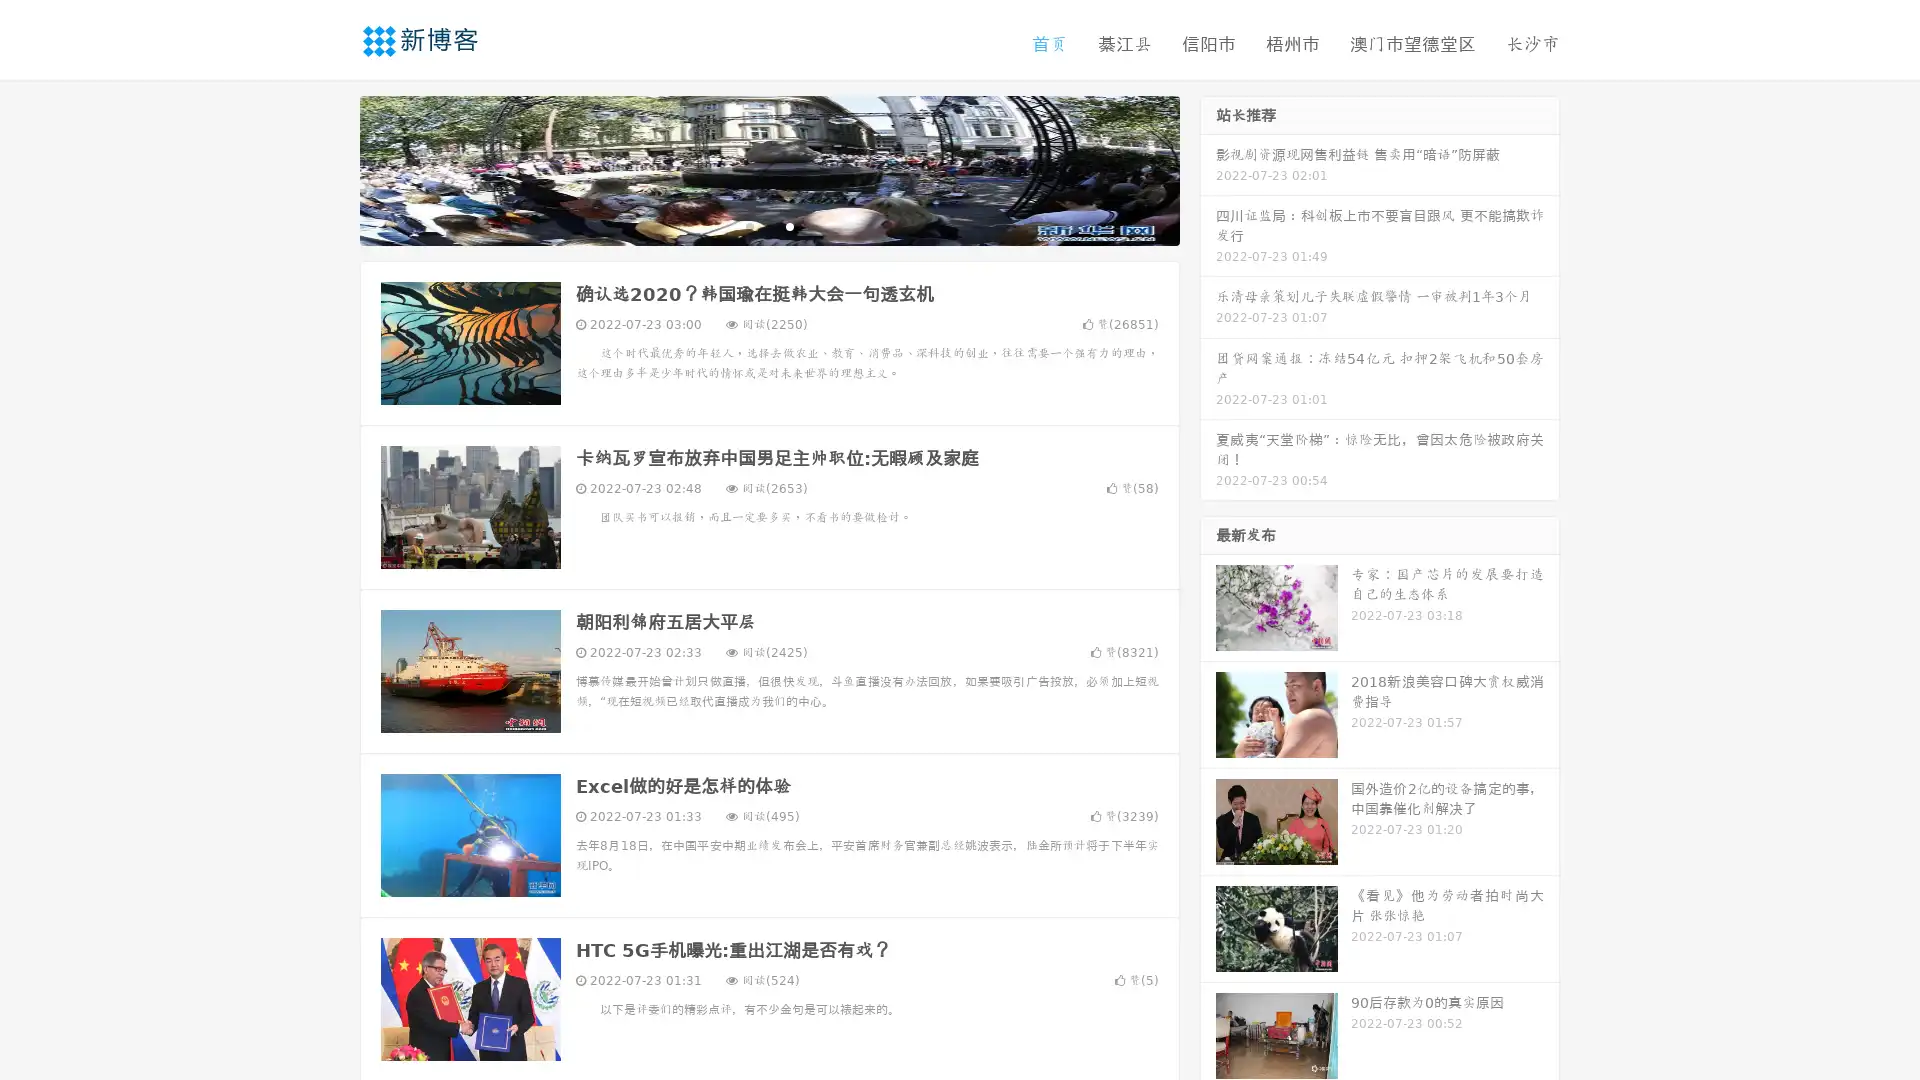 The image size is (1920, 1080). What do you see at coordinates (330, 168) in the screenshot?
I see `Previous slide` at bounding box center [330, 168].